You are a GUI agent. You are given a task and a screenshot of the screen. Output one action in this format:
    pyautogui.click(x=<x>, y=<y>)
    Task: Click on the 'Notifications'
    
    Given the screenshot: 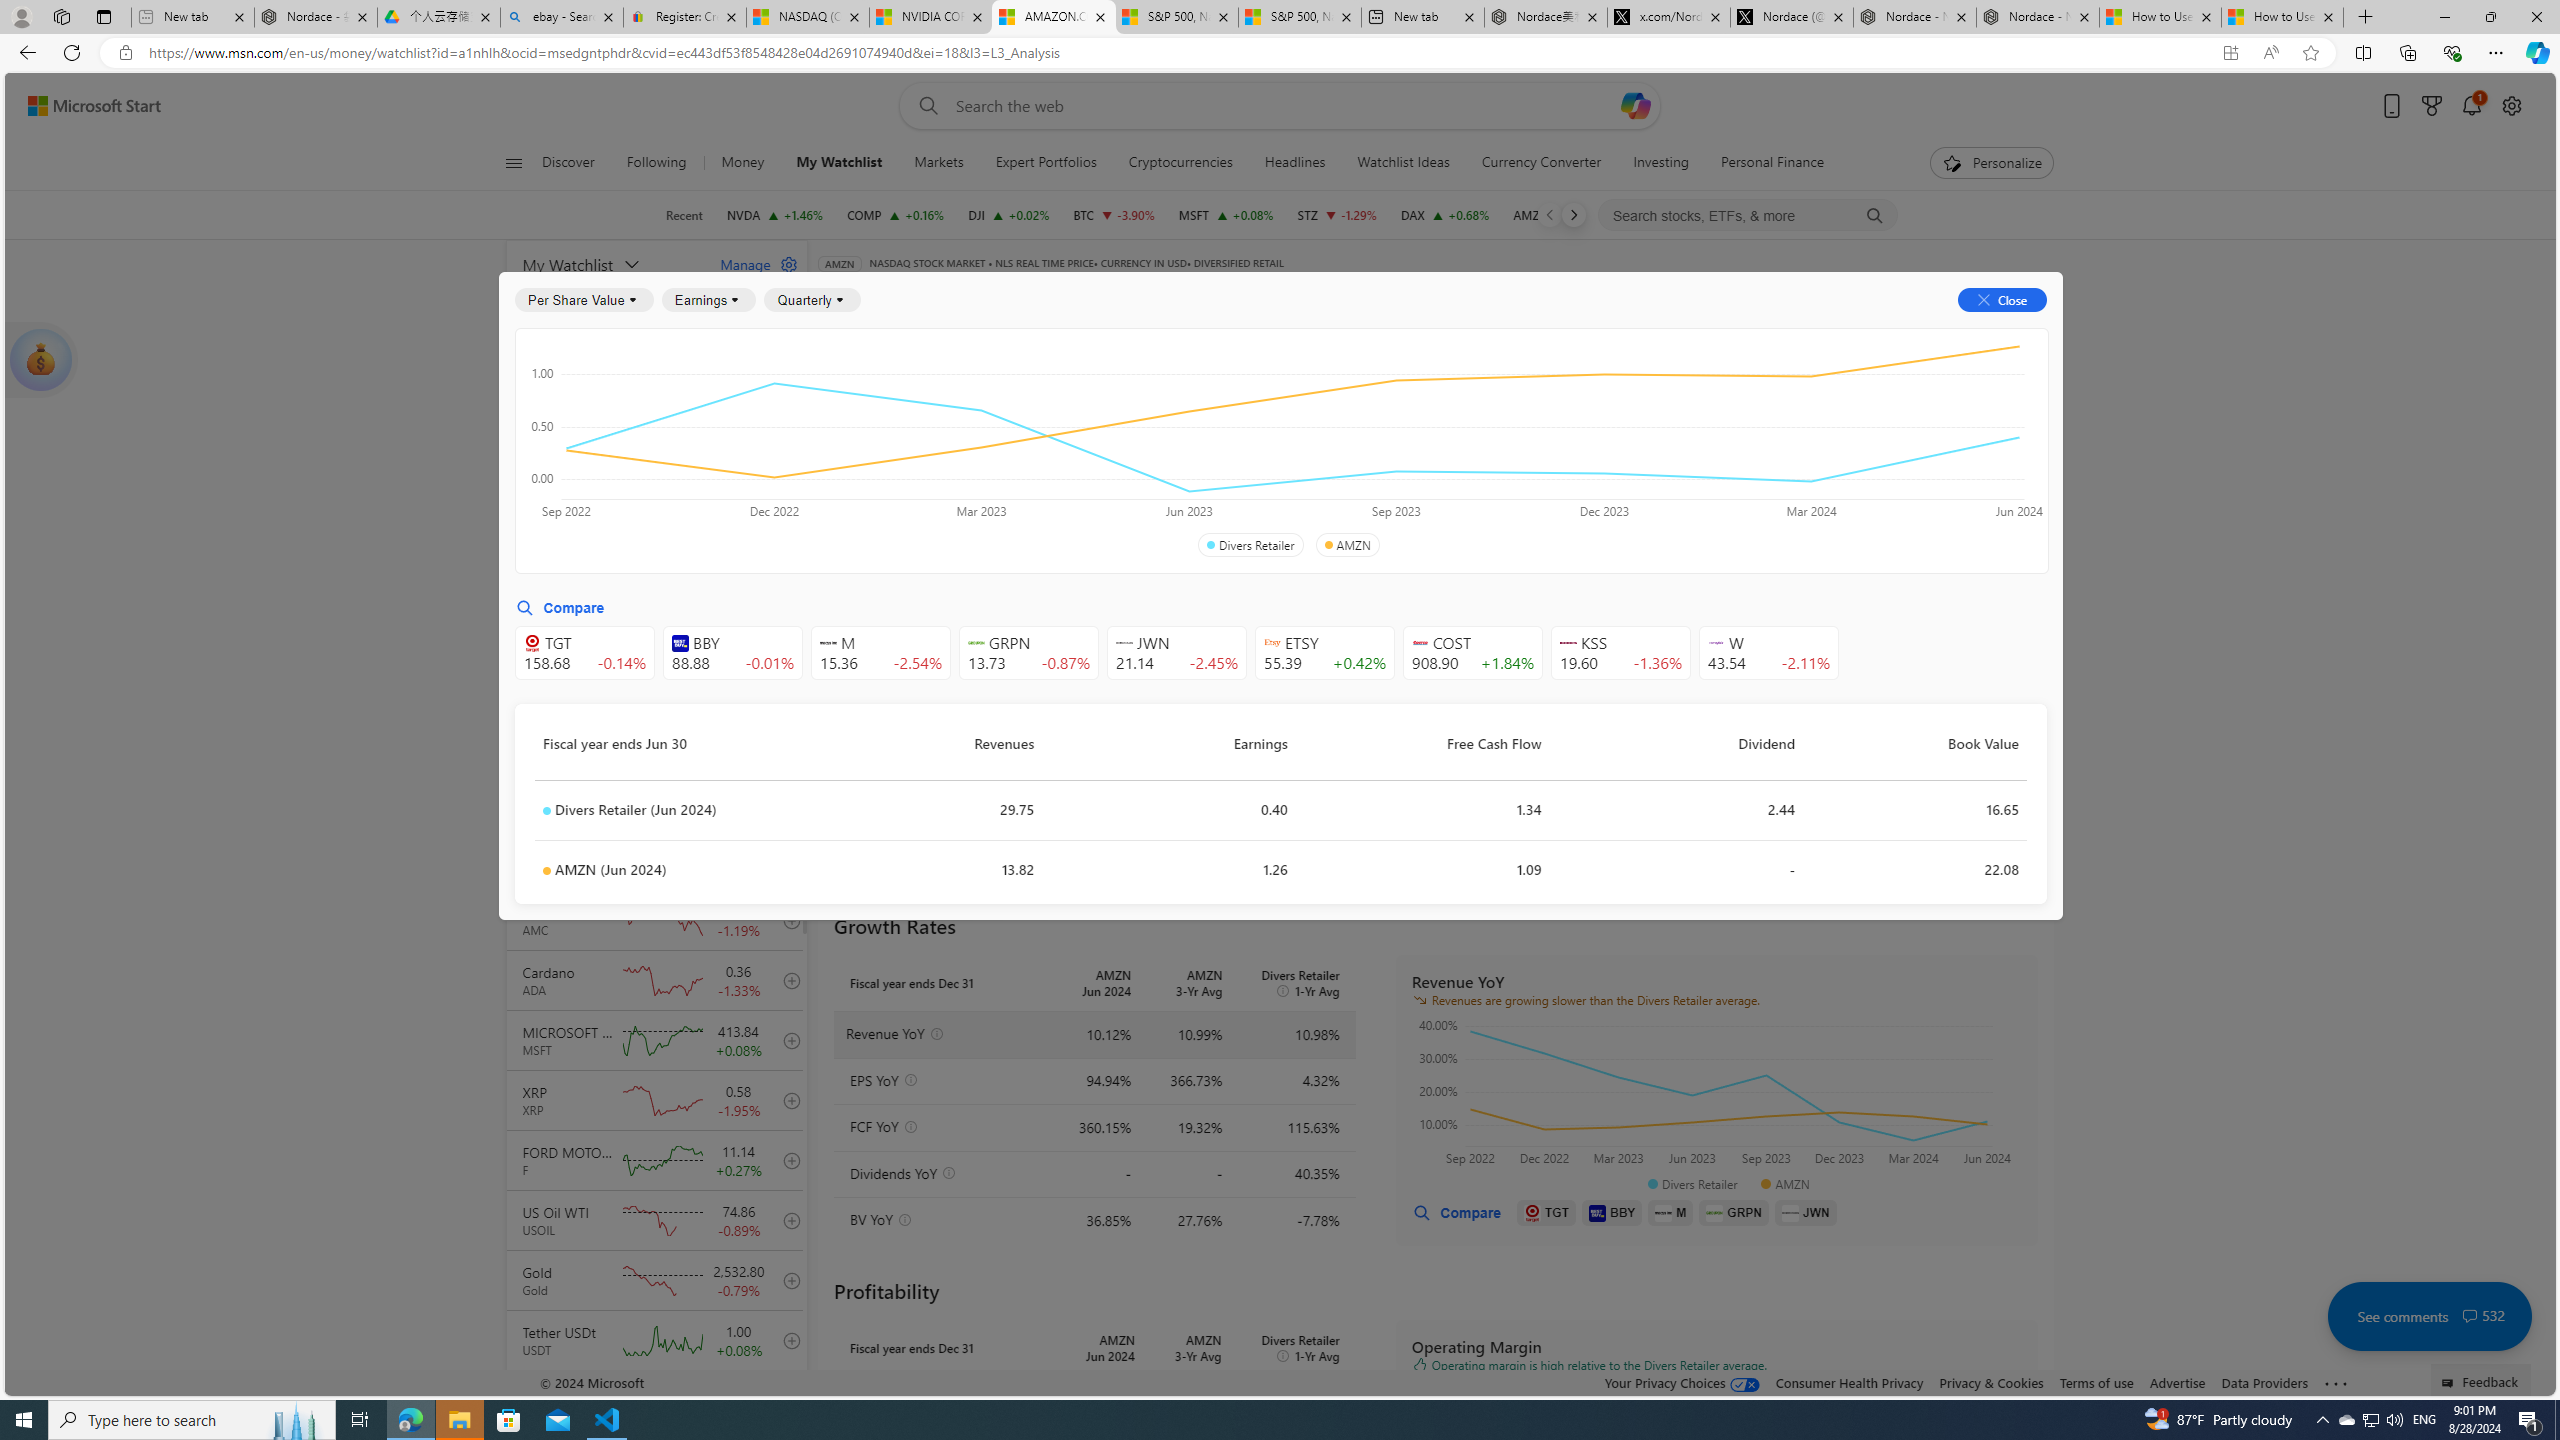 What is the action you would take?
    pyautogui.click(x=2470, y=106)
    